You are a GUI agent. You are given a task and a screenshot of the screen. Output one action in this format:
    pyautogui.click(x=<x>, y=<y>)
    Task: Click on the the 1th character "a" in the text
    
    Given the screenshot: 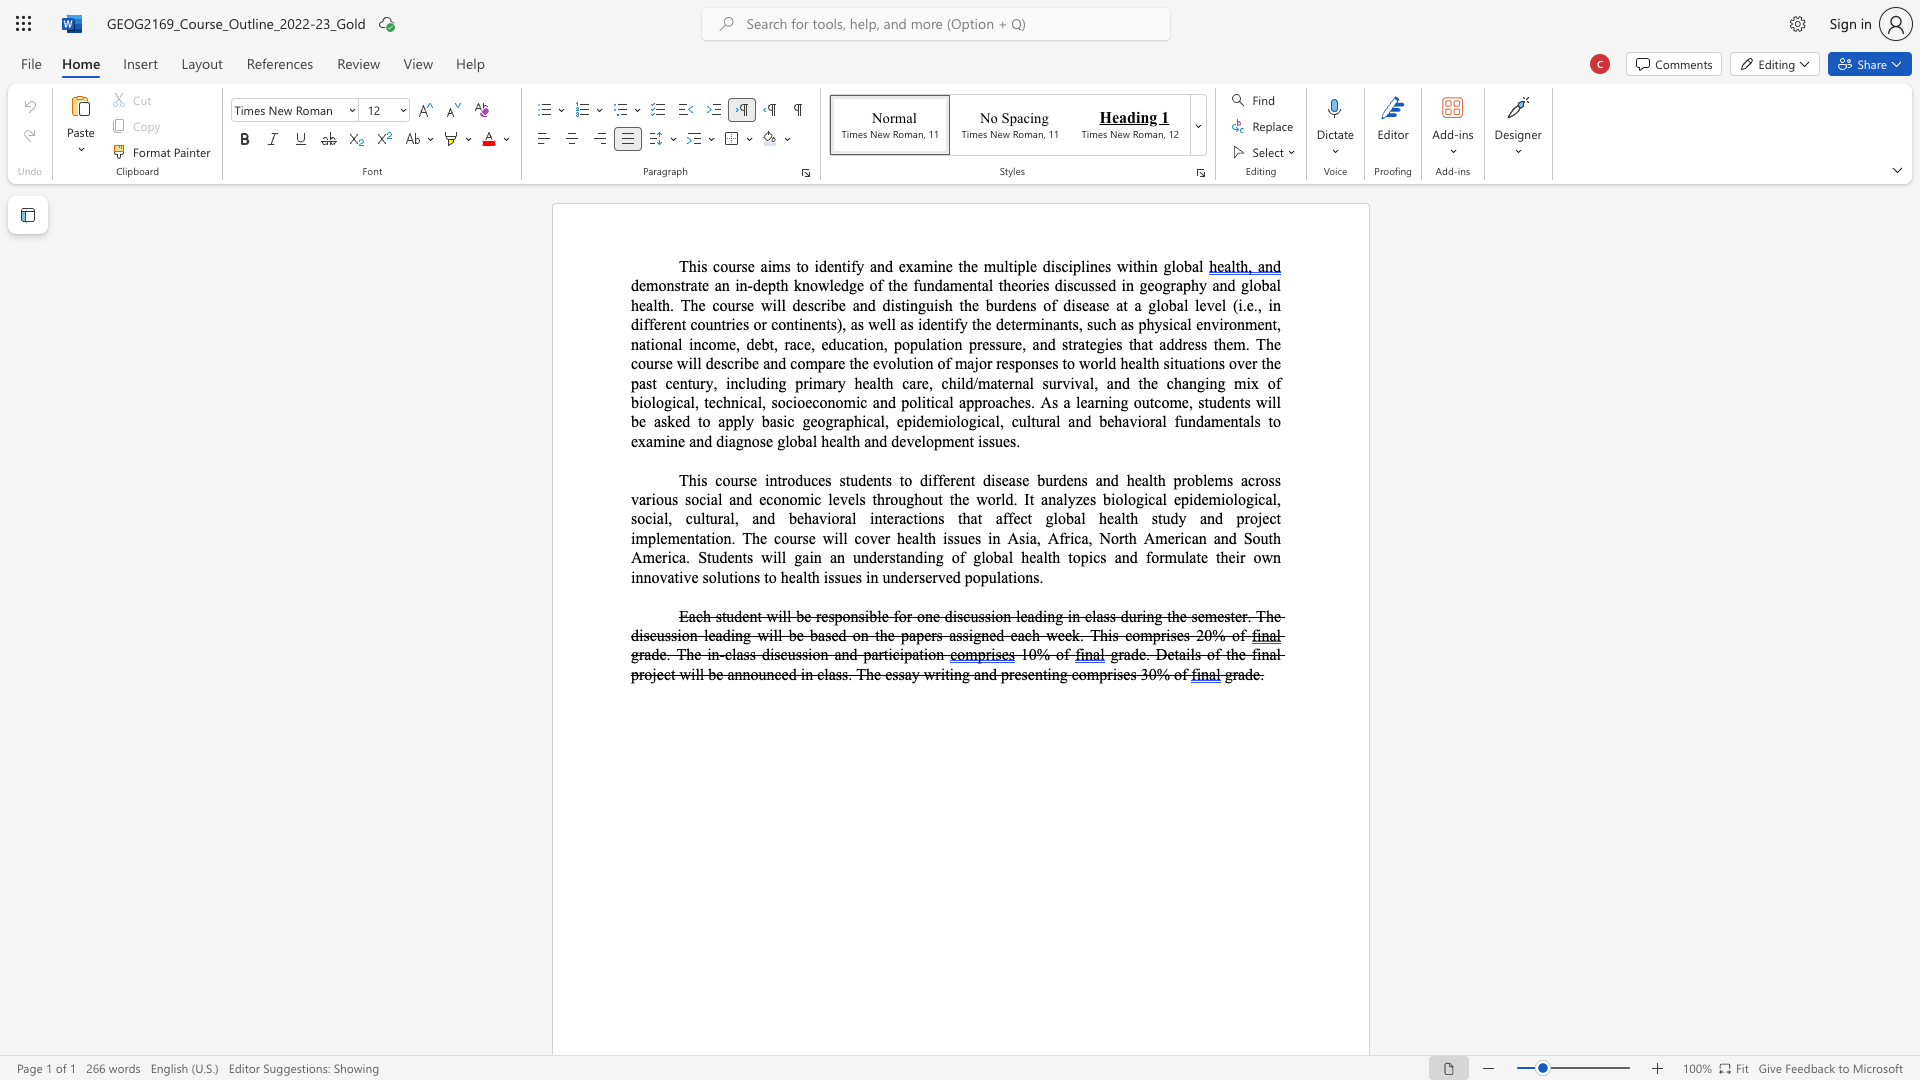 What is the action you would take?
    pyautogui.click(x=854, y=323)
    